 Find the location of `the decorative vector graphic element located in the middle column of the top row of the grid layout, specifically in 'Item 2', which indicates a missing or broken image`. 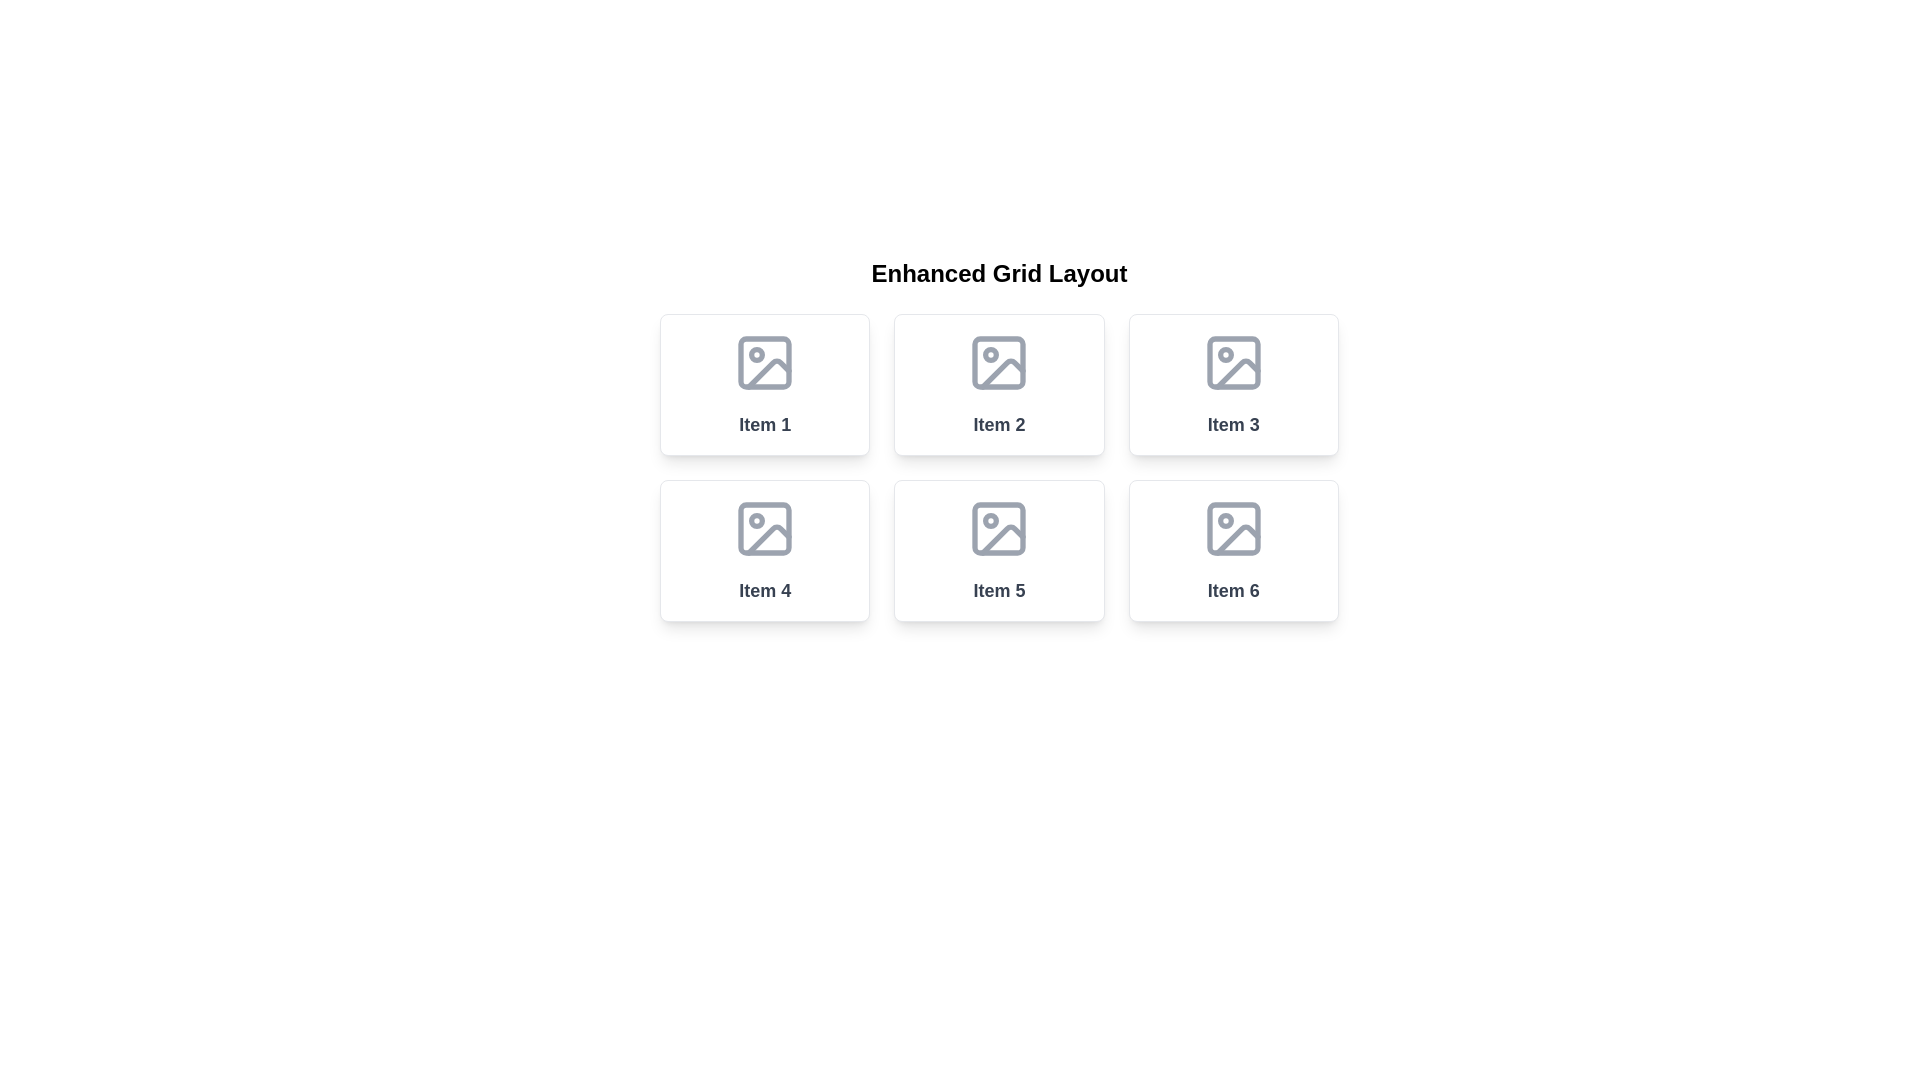

the decorative vector graphic element located in the middle column of the top row of the grid layout, specifically in 'Item 2', which indicates a missing or broken image is located at coordinates (1003, 374).